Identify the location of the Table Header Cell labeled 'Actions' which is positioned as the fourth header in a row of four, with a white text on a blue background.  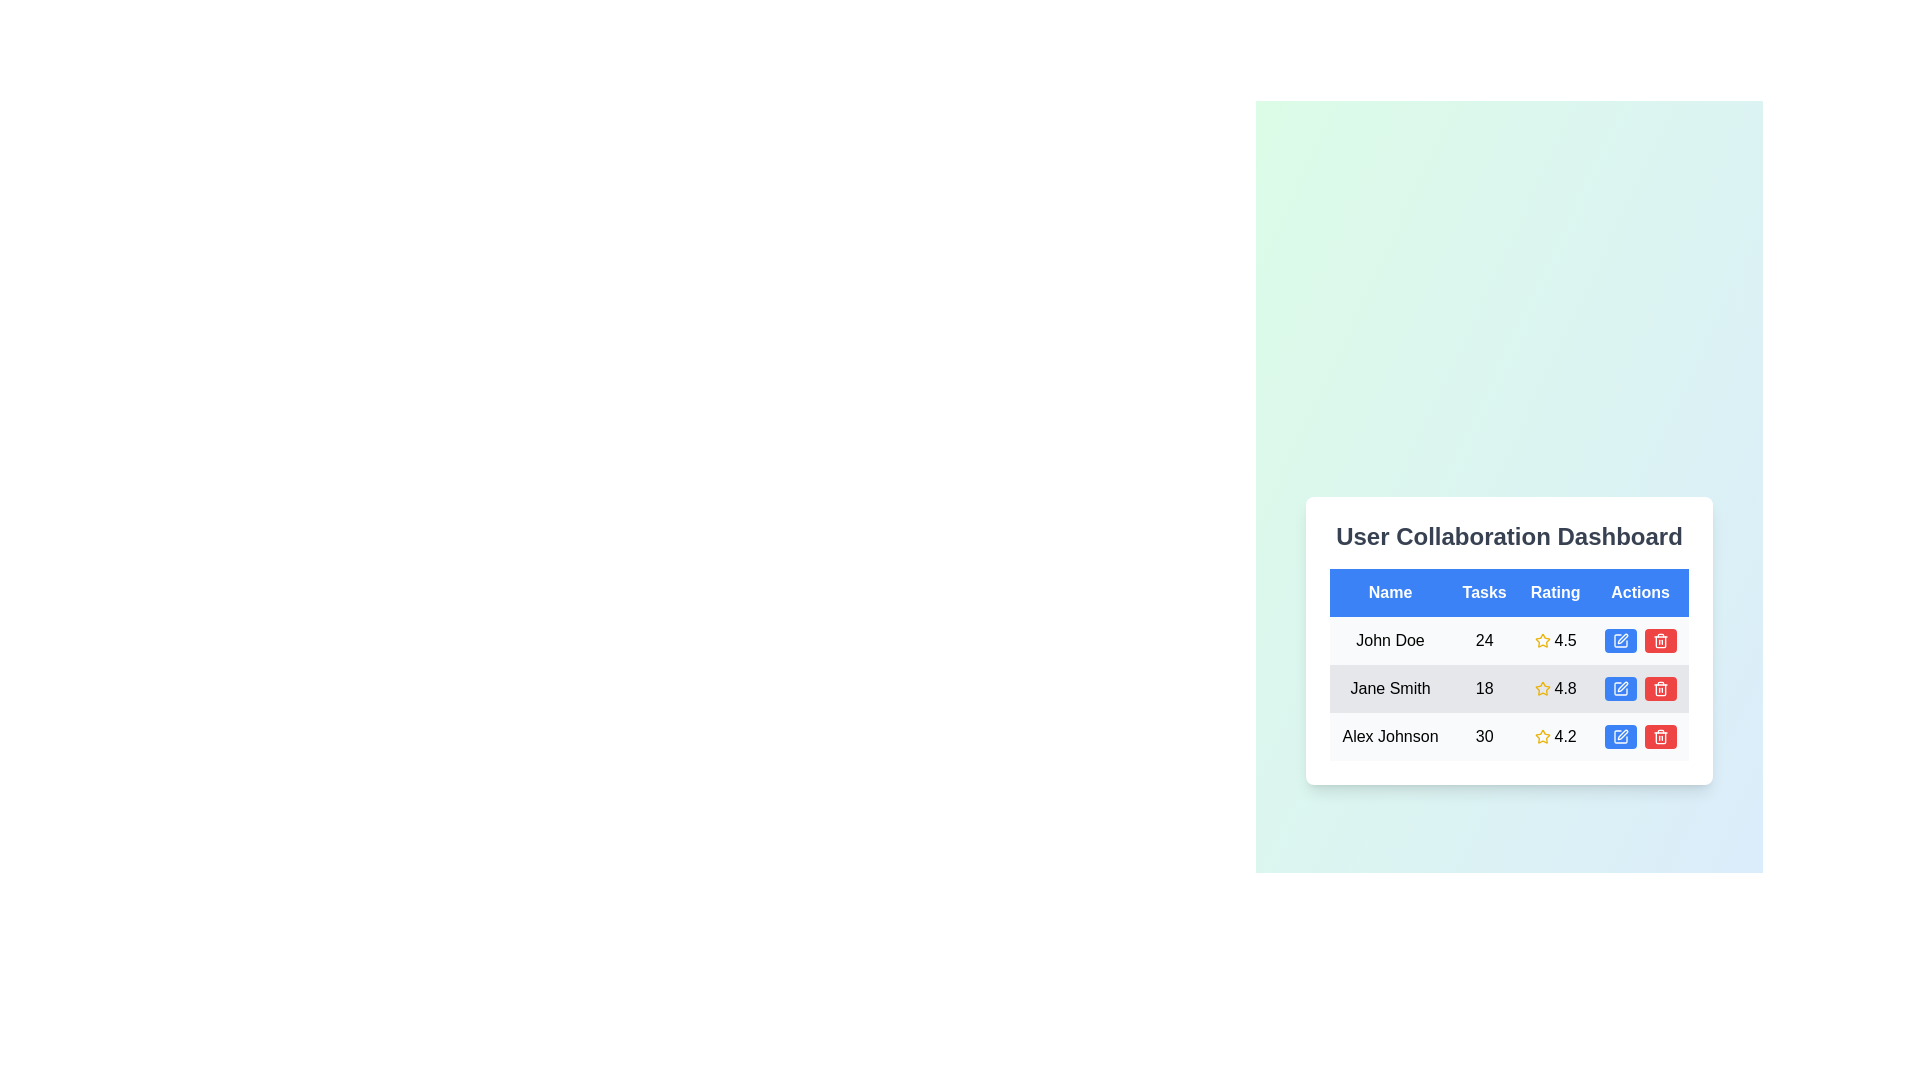
(1640, 592).